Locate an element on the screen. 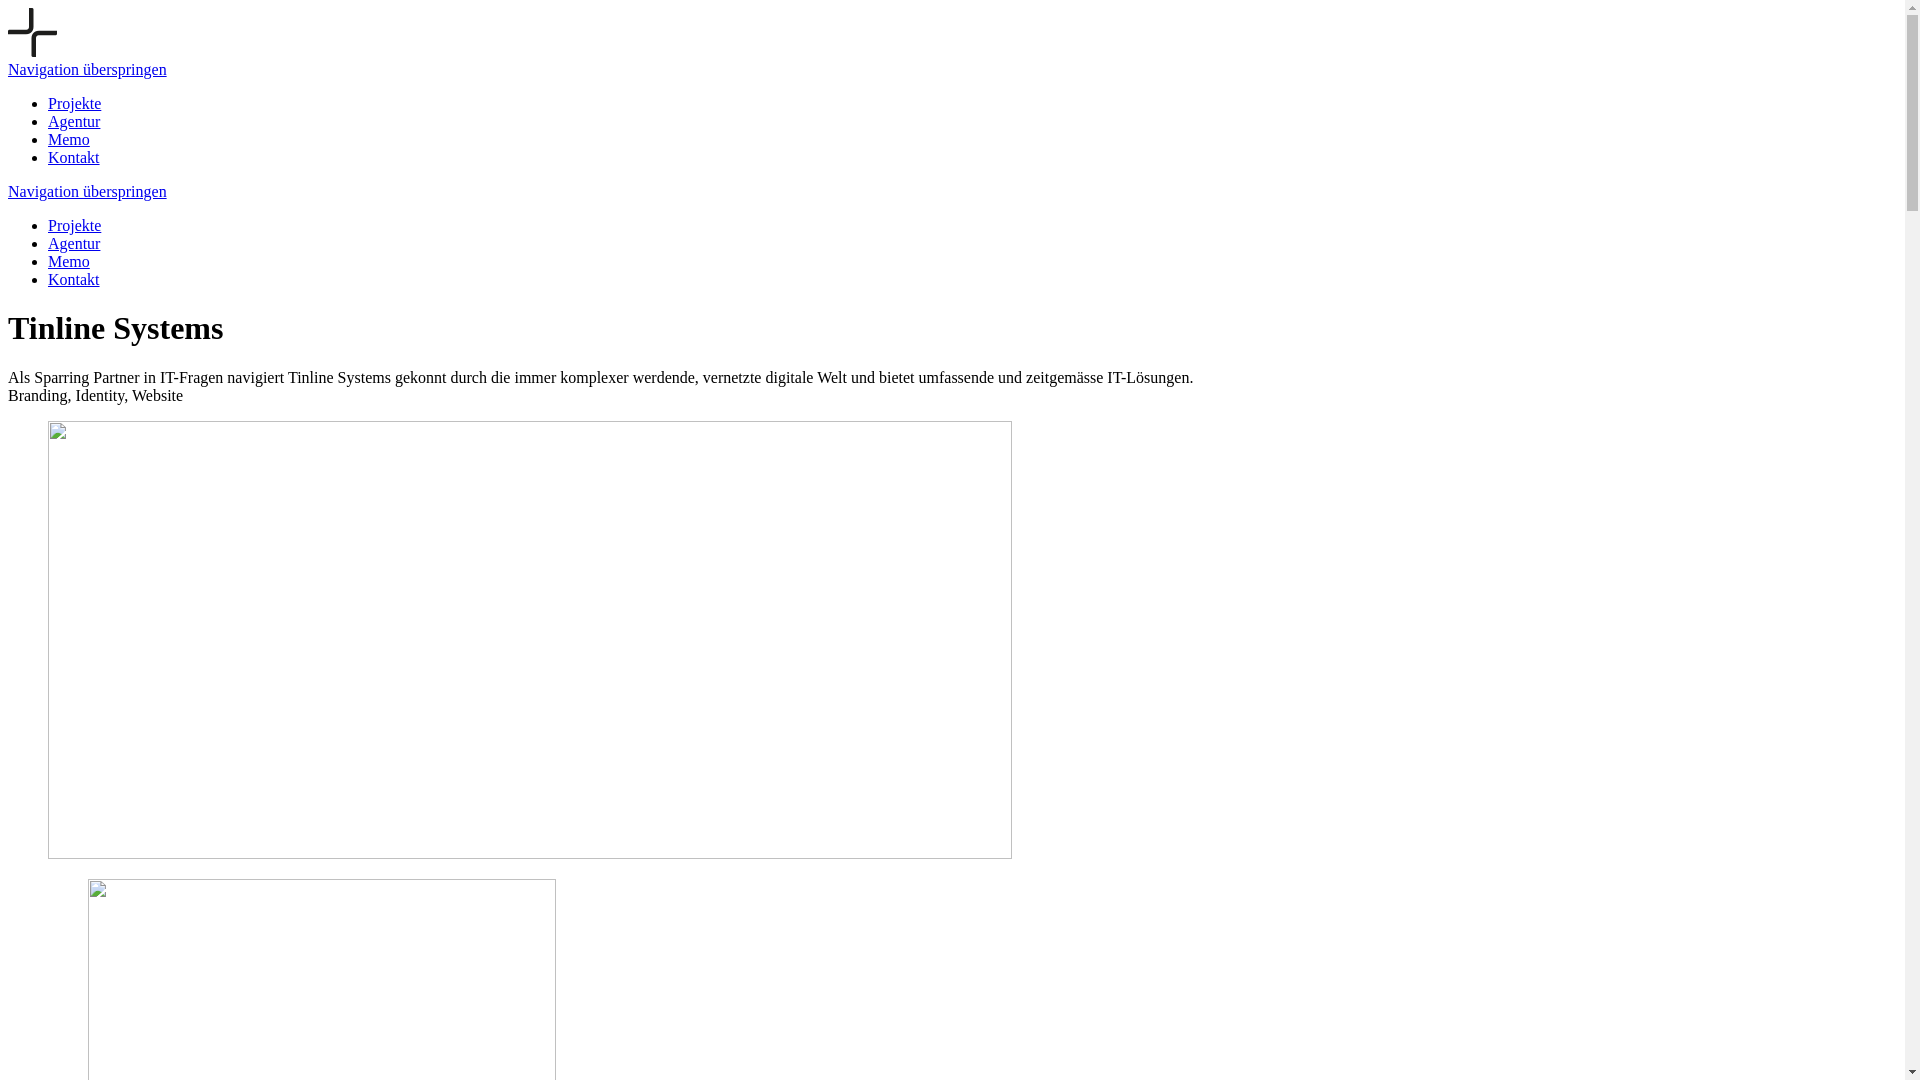 The height and width of the screenshot is (1080, 1920). 'Projekte' is located at coordinates (74, 225).